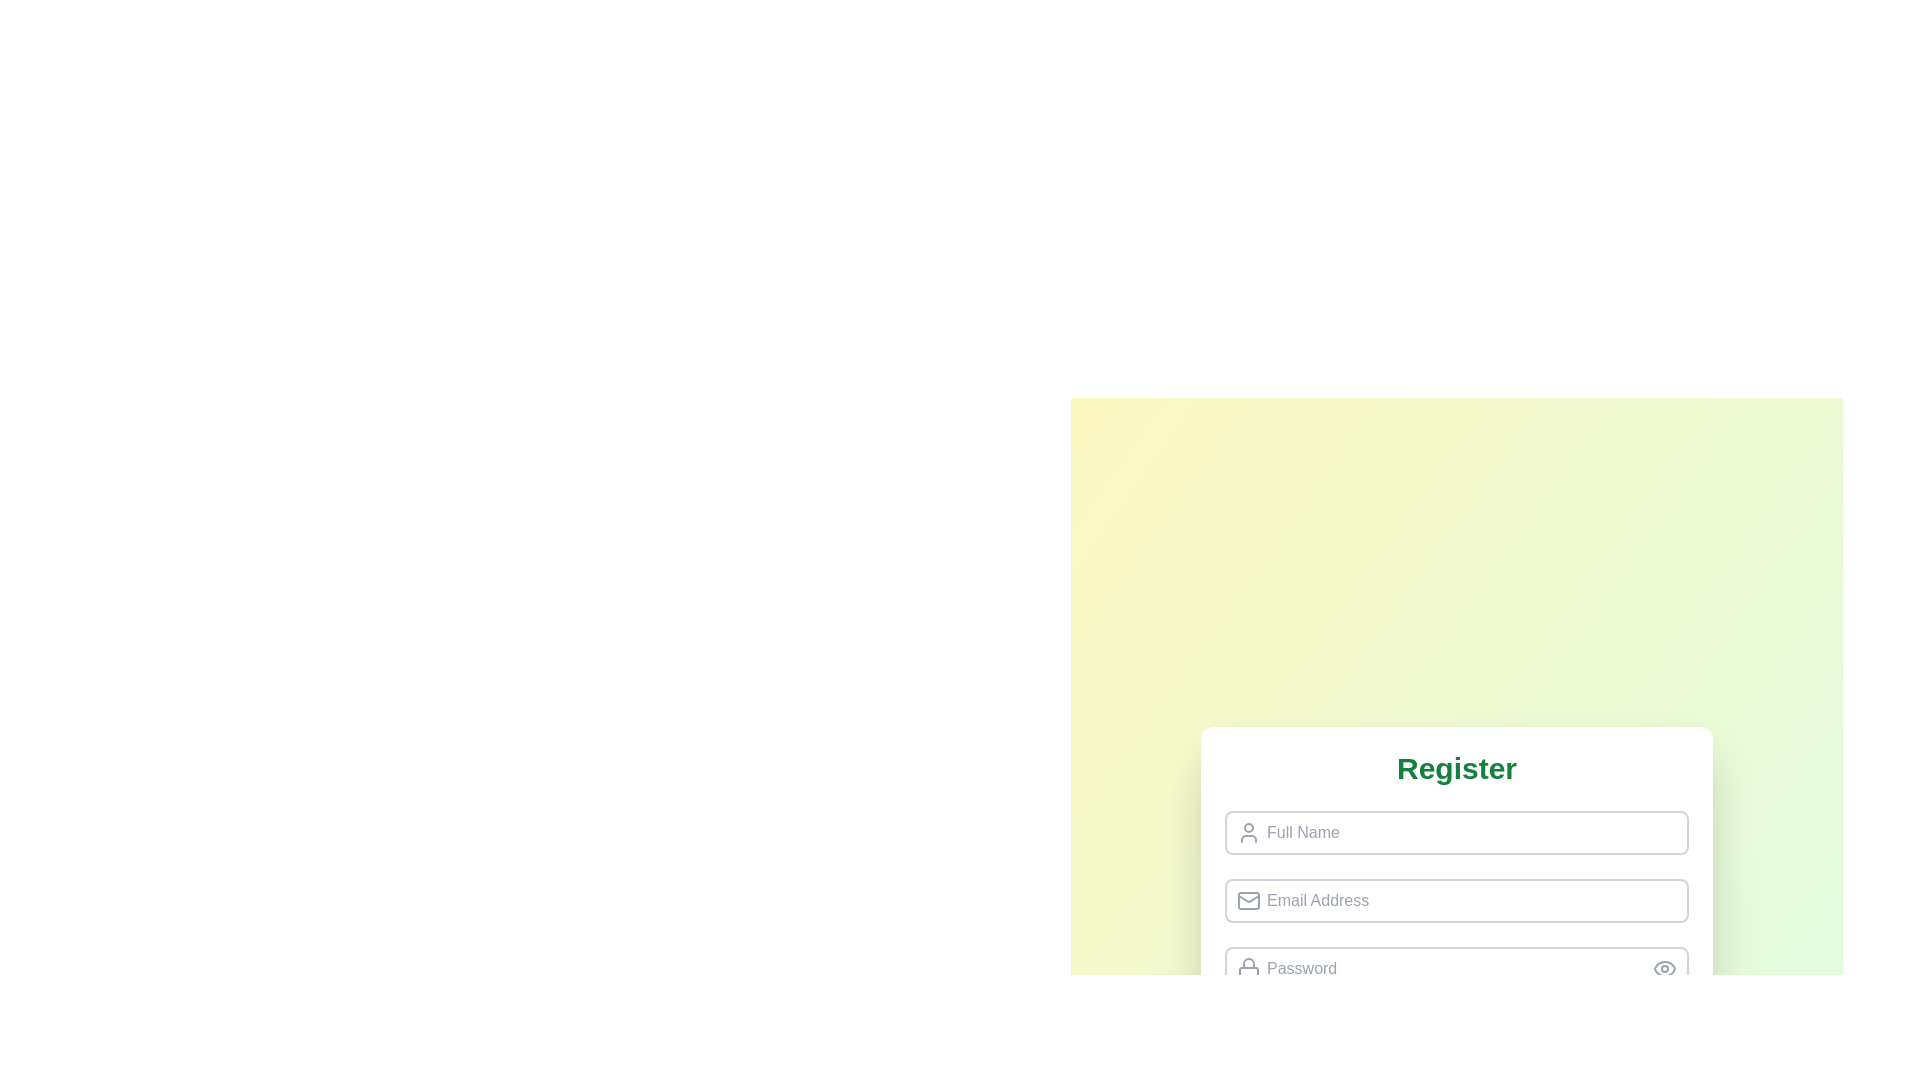 The height and width of the screenshot is (1080, 1920). What do you see at coordinates (1247, 967) in the screenshot?
I see `the lock icon, which is an SVG element styled in gray, located to the left of the password input field` at bounding box center [1247, 967].